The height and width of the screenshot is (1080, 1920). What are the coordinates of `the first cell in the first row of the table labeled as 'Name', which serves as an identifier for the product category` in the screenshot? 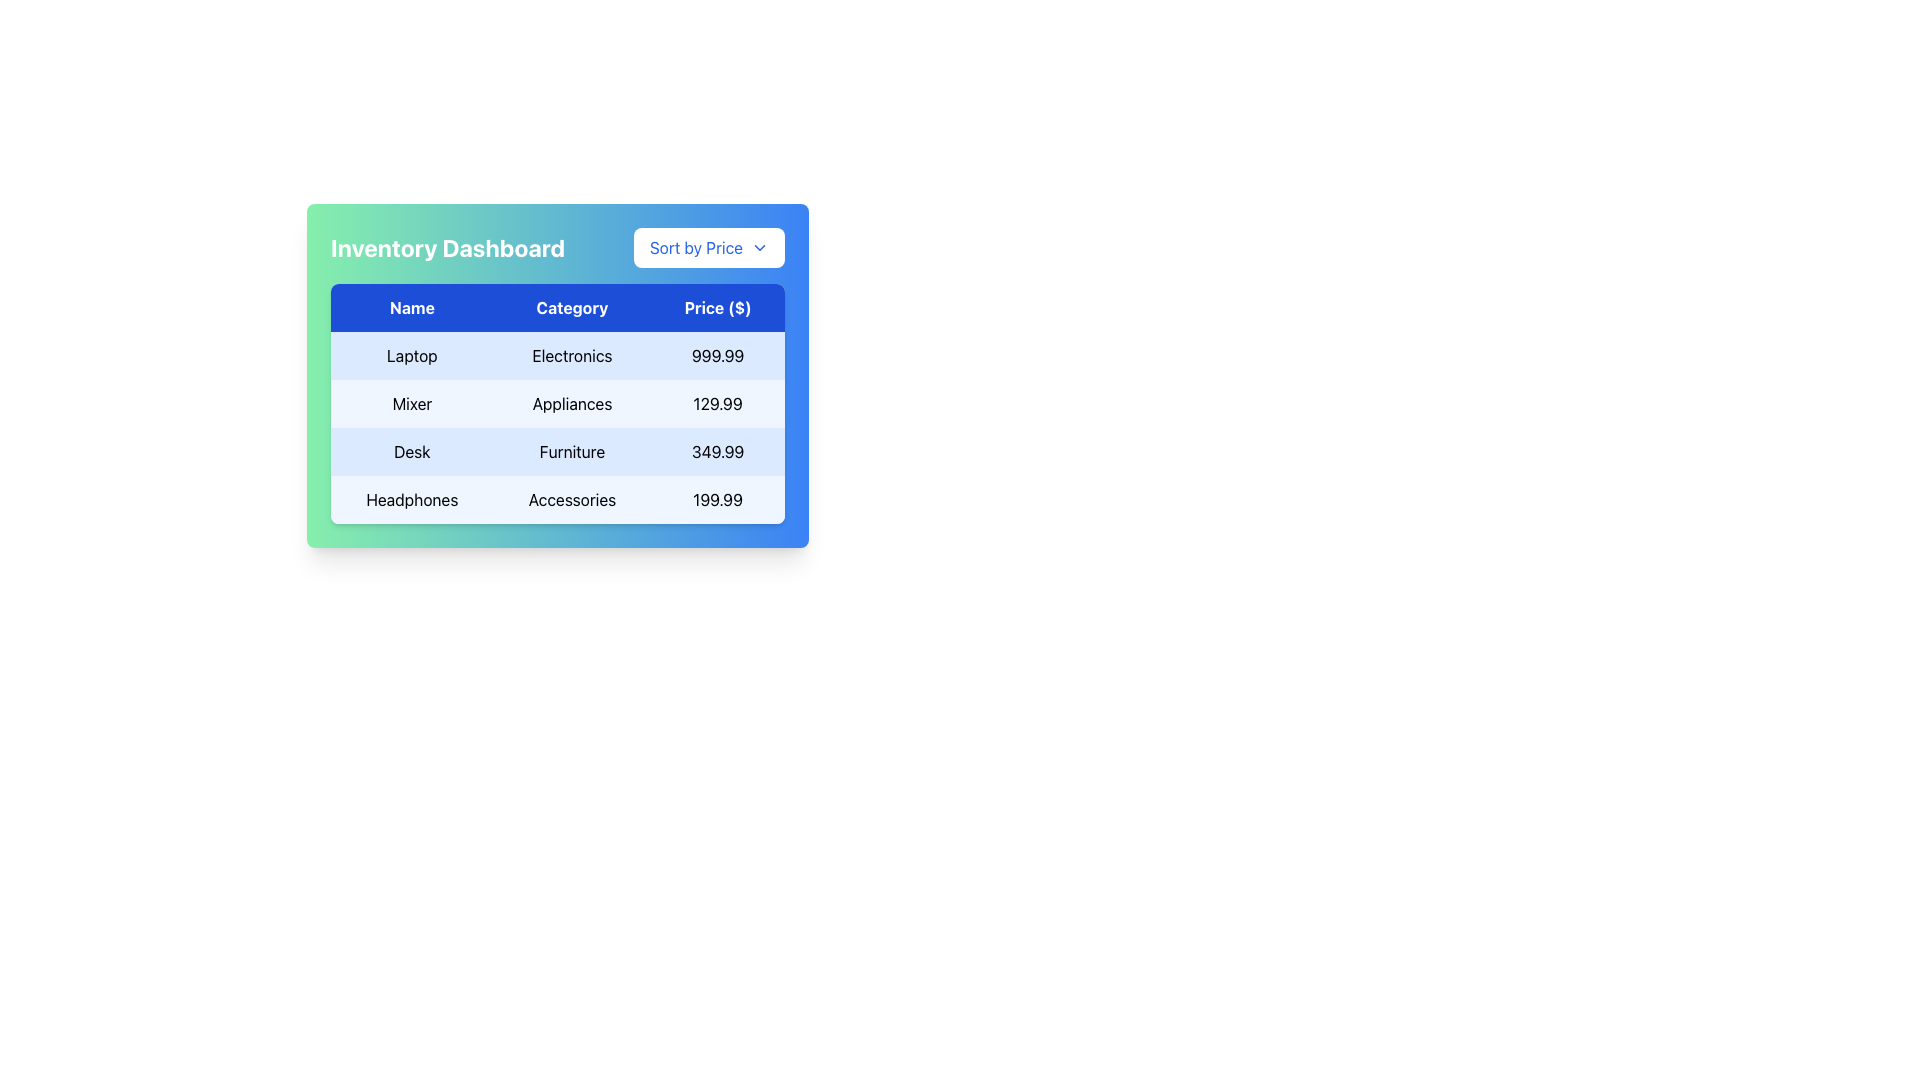 It's located at (411, 354).